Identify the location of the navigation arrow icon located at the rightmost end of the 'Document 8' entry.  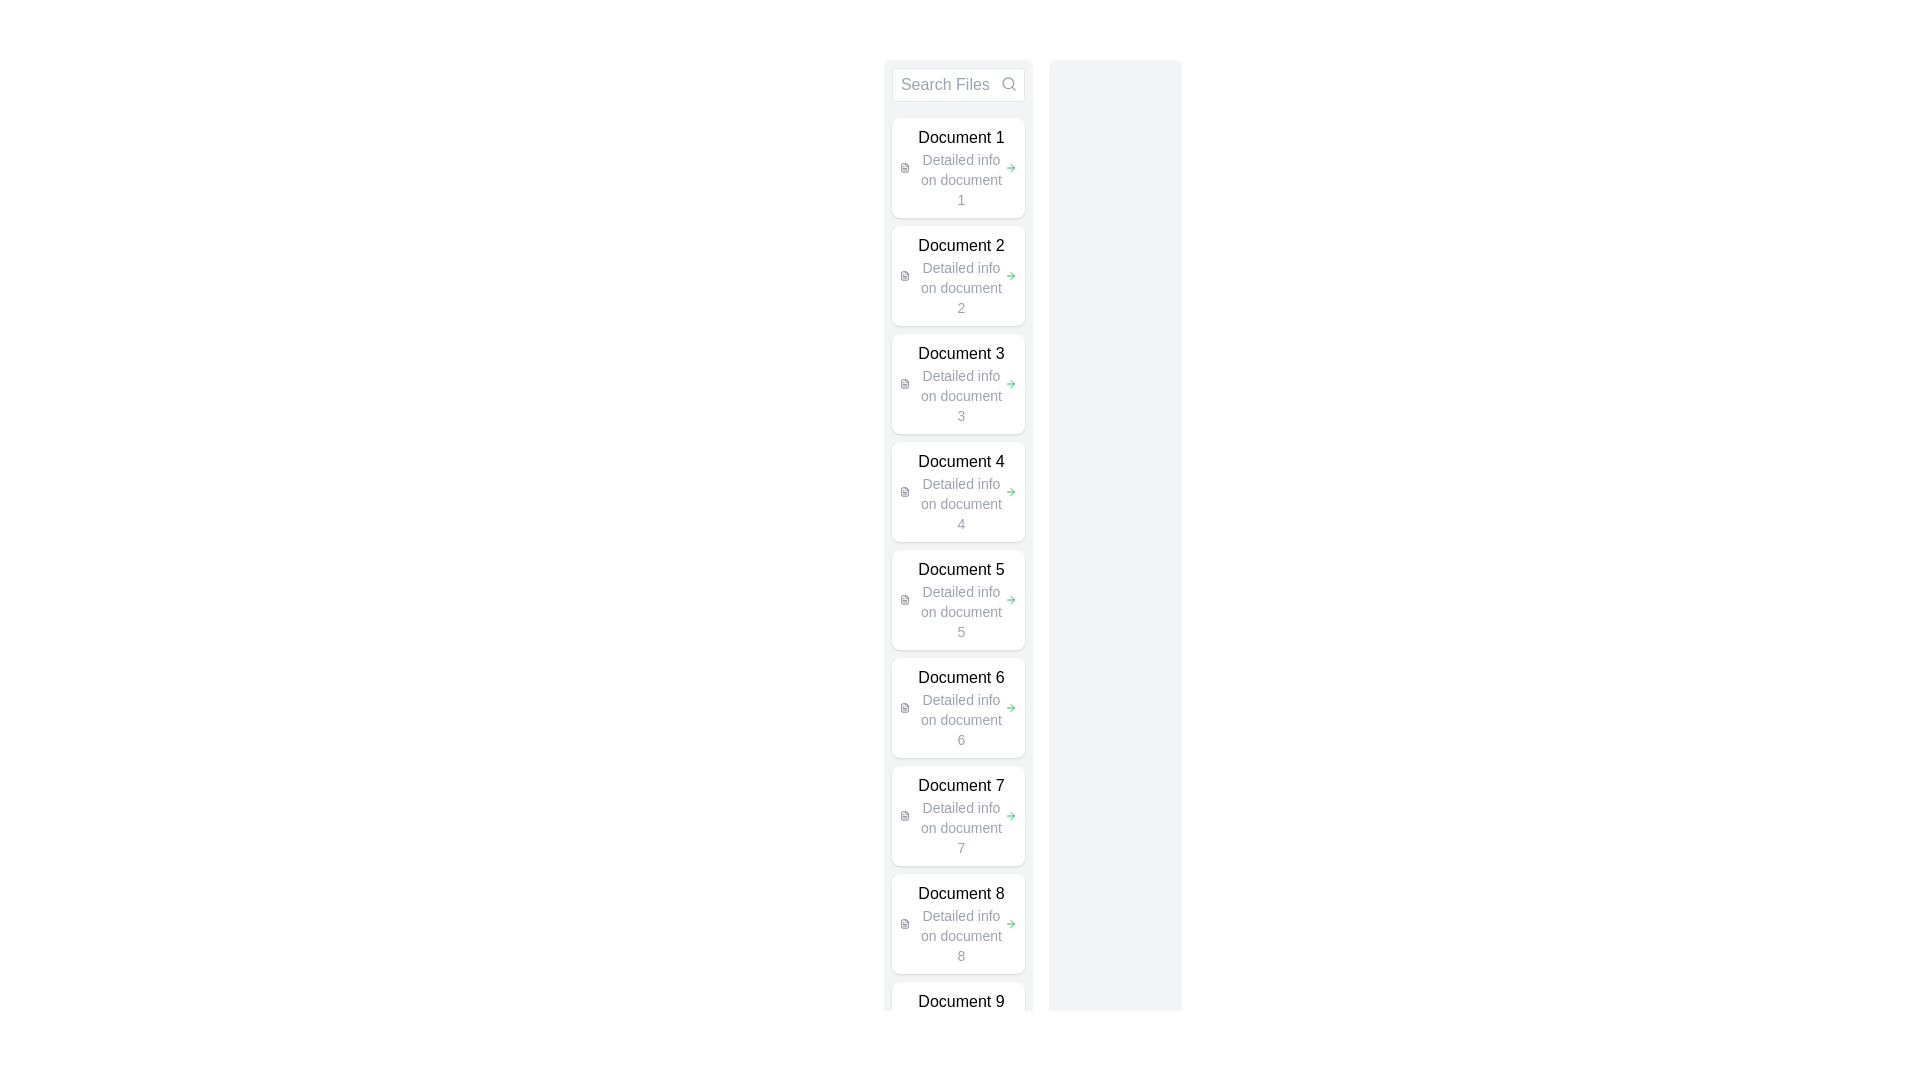
(1011, 924).